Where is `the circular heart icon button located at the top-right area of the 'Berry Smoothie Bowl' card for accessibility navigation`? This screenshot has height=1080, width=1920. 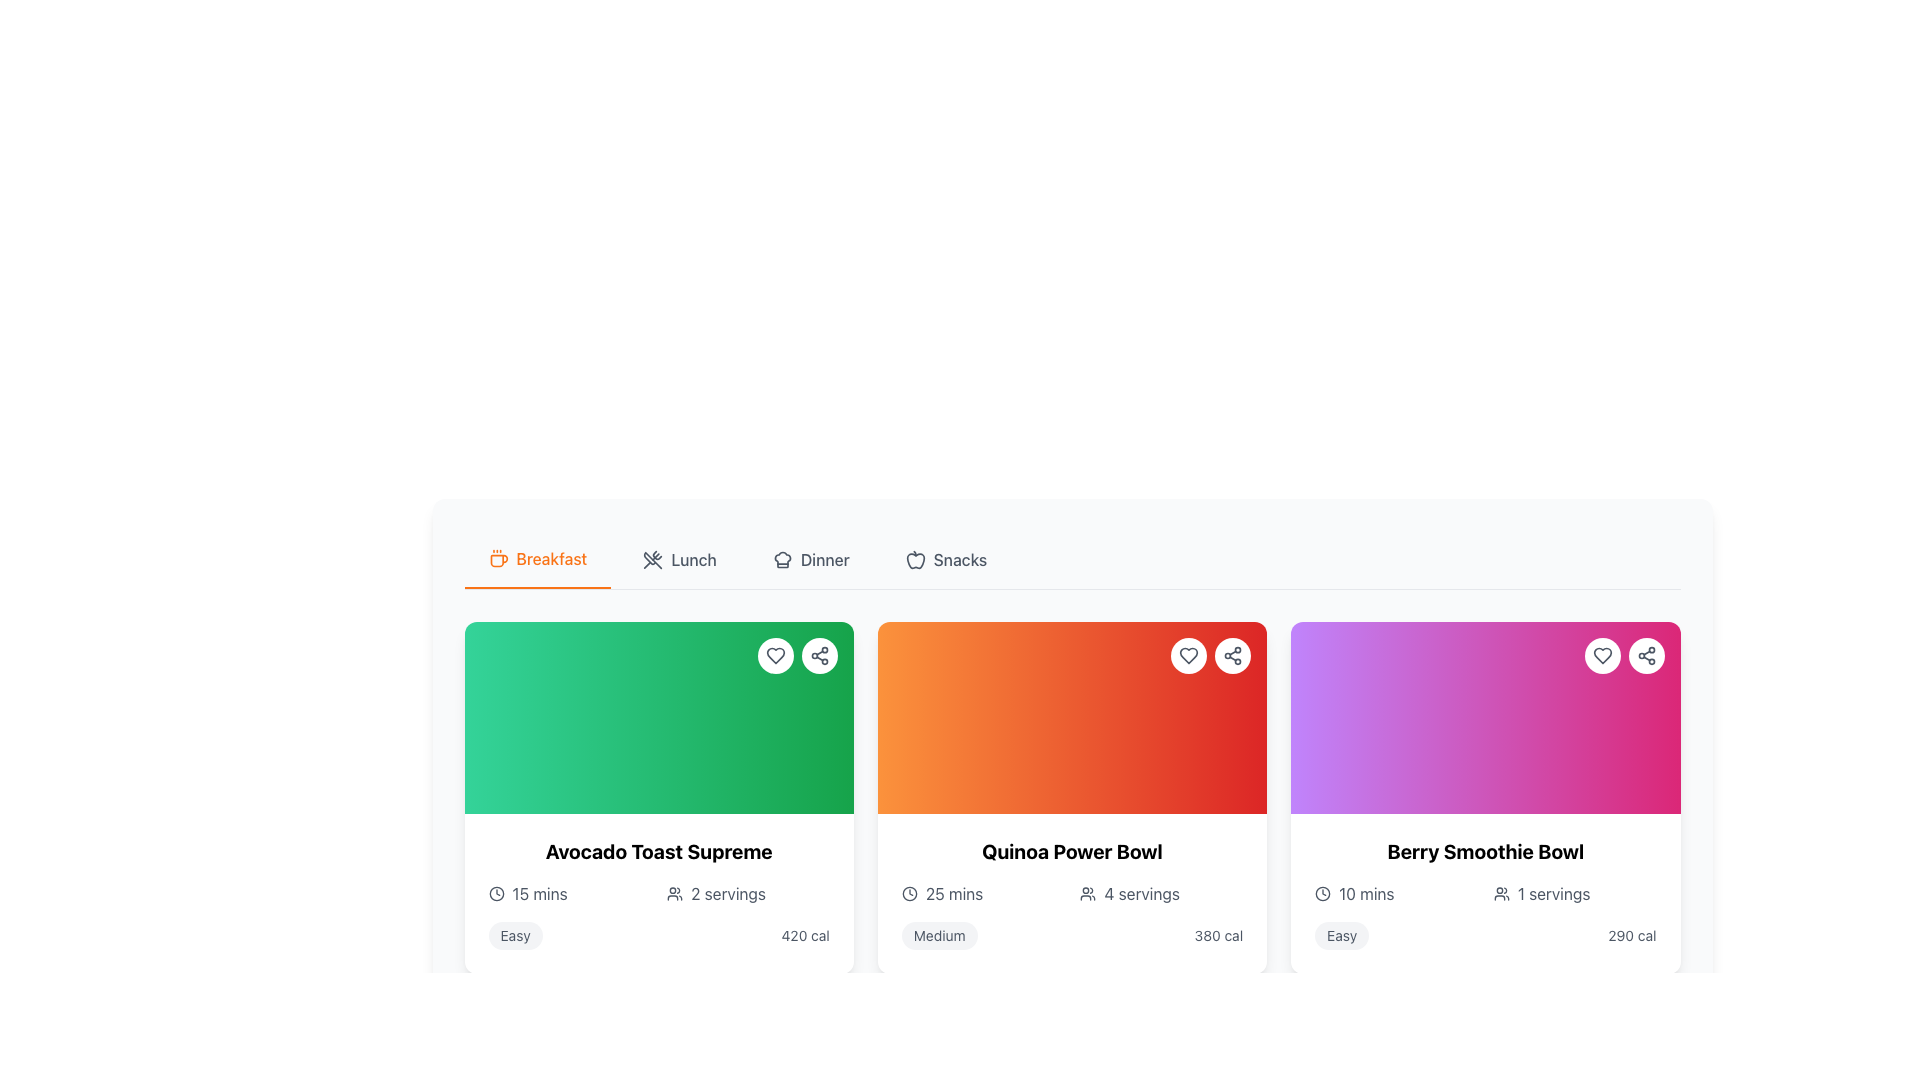
the circular heart icon button located at the top-right area of the 'Berry Smoothie Bowl' card for accessibility navigation is located at coordinates (1602, 655).